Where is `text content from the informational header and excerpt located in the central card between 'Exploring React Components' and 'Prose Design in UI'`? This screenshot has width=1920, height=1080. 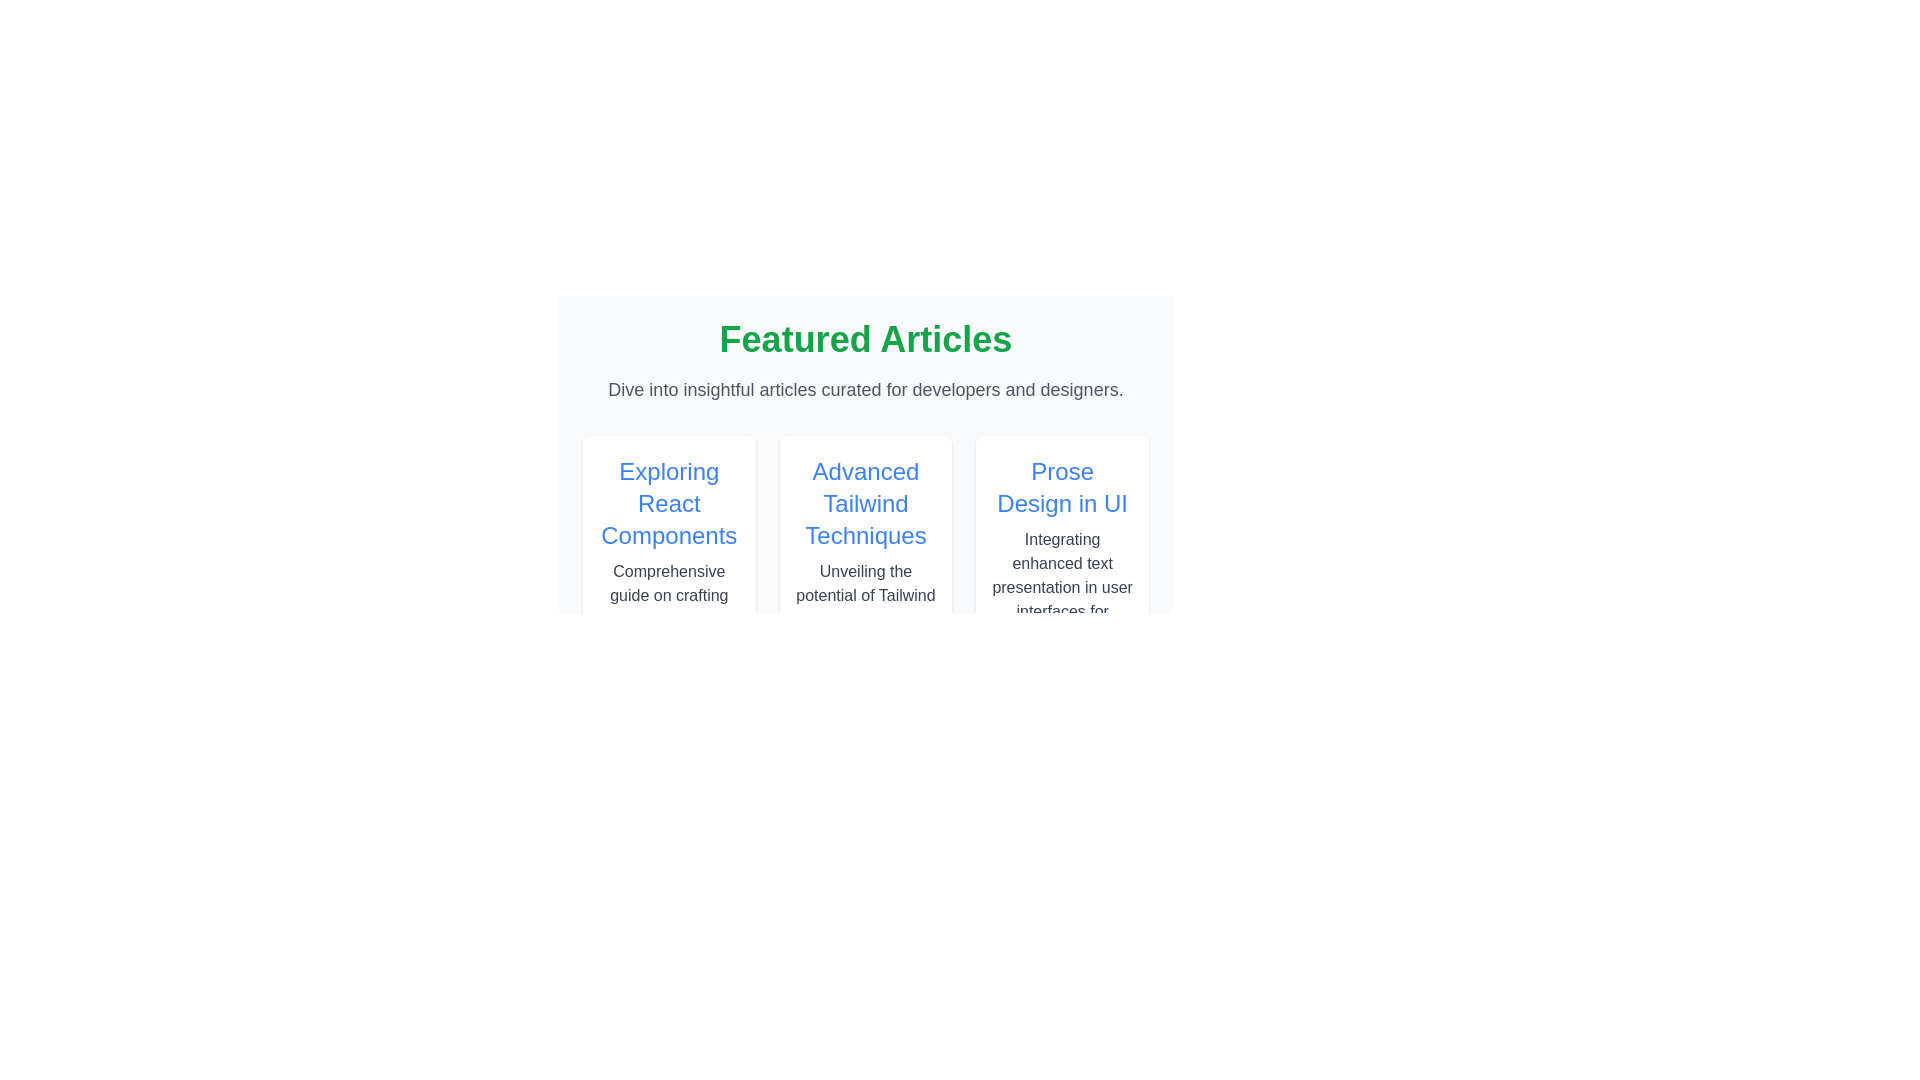 text content from the informational header and excerpt located in the central card between 'Exploring React Components' and 'Prose Design in UI' is located at coordinates (865, 555).